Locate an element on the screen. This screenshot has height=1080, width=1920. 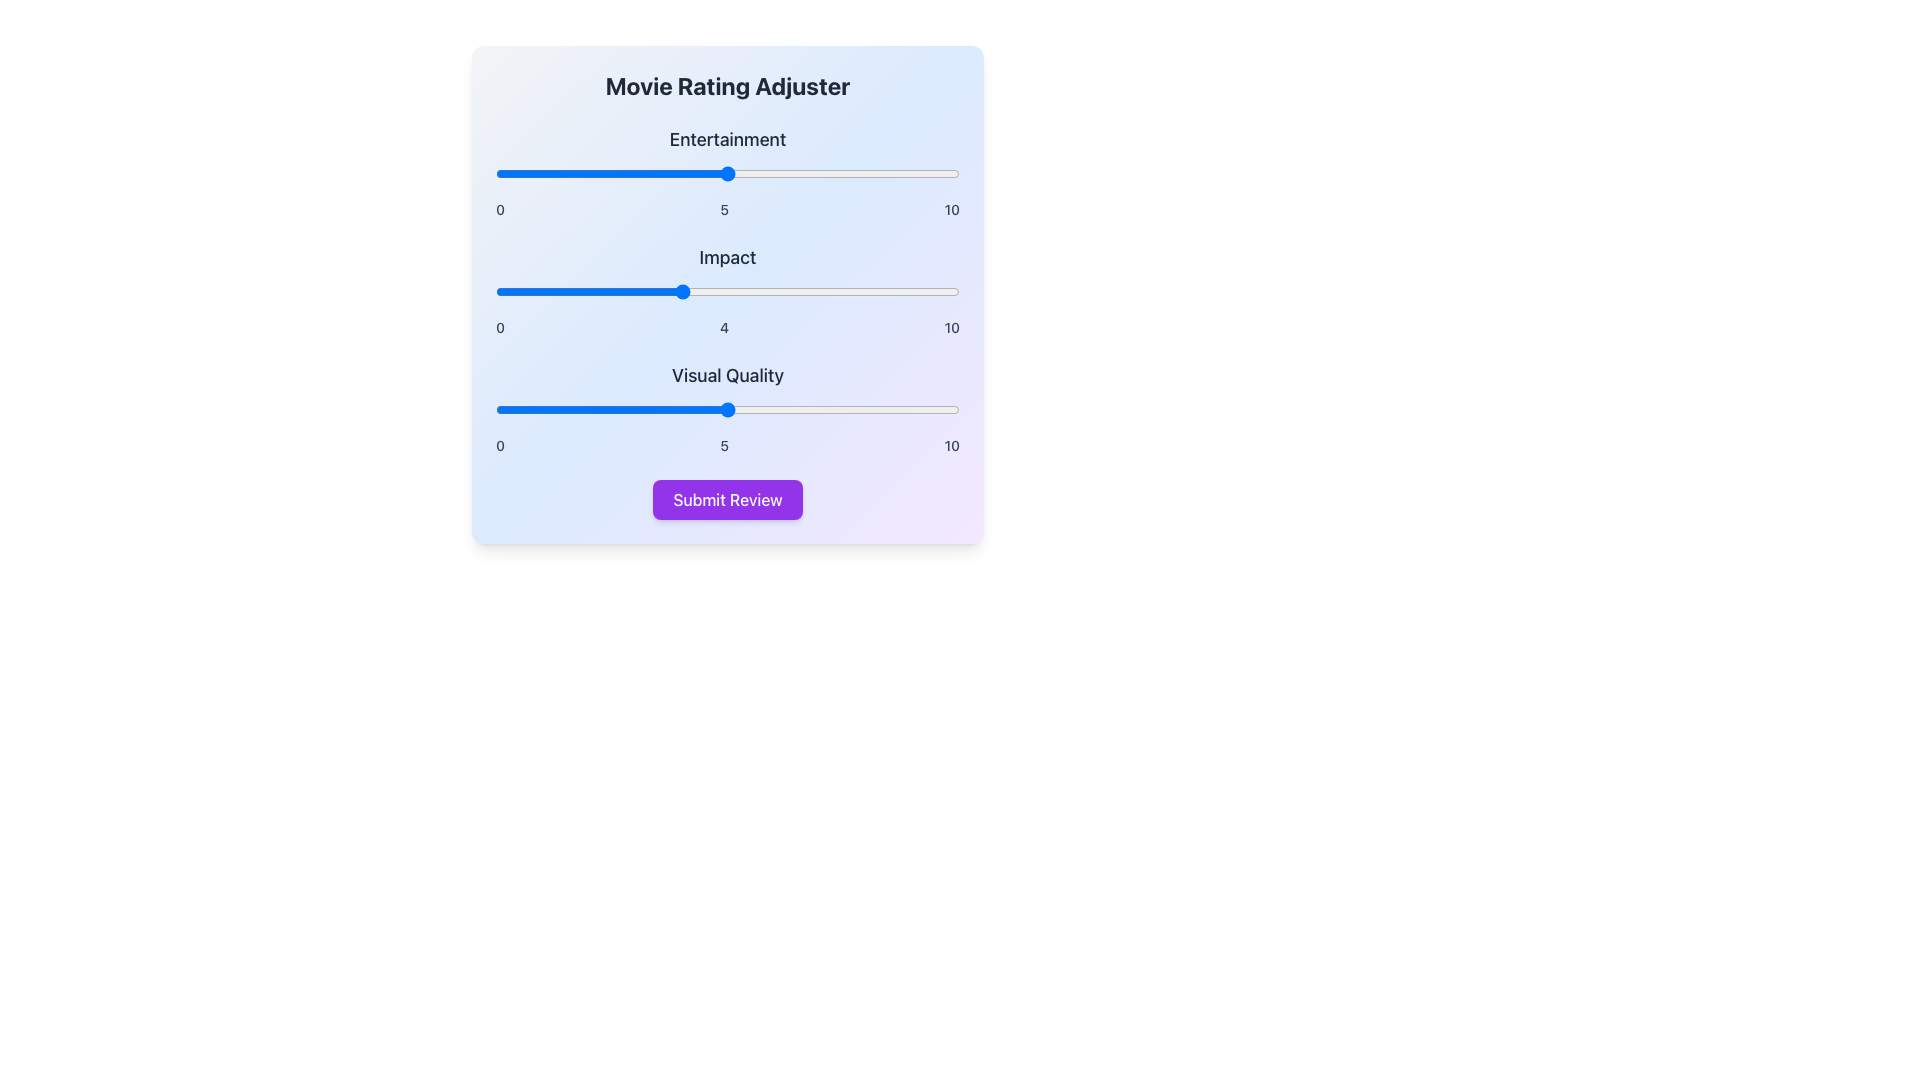
the Impact rating slider is located at coordinates (495, 292).